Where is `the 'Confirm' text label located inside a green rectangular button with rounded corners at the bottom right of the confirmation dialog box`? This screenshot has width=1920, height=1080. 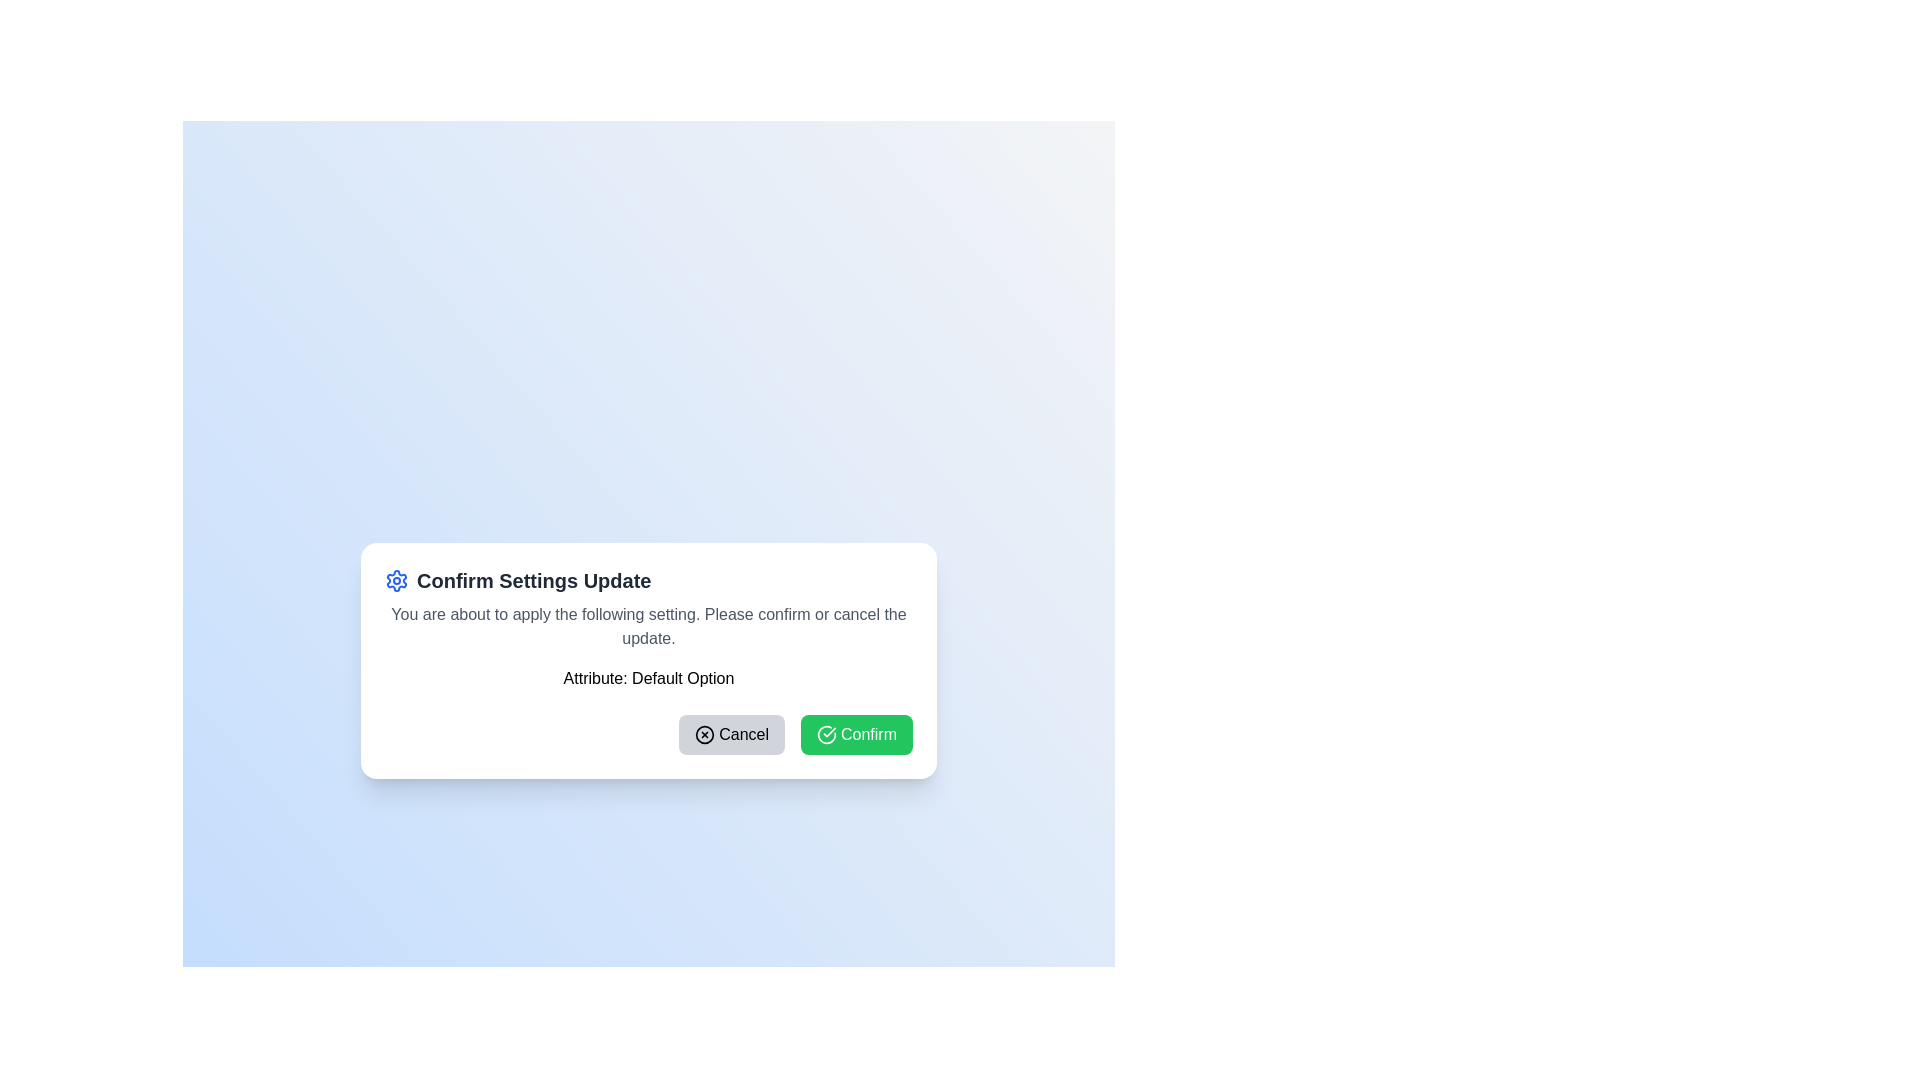 the 'Confirm' text label located inside a green rectangular button with rounded corners at the bottom right of the confirmation dialog box is located at coordinates (868, 735).